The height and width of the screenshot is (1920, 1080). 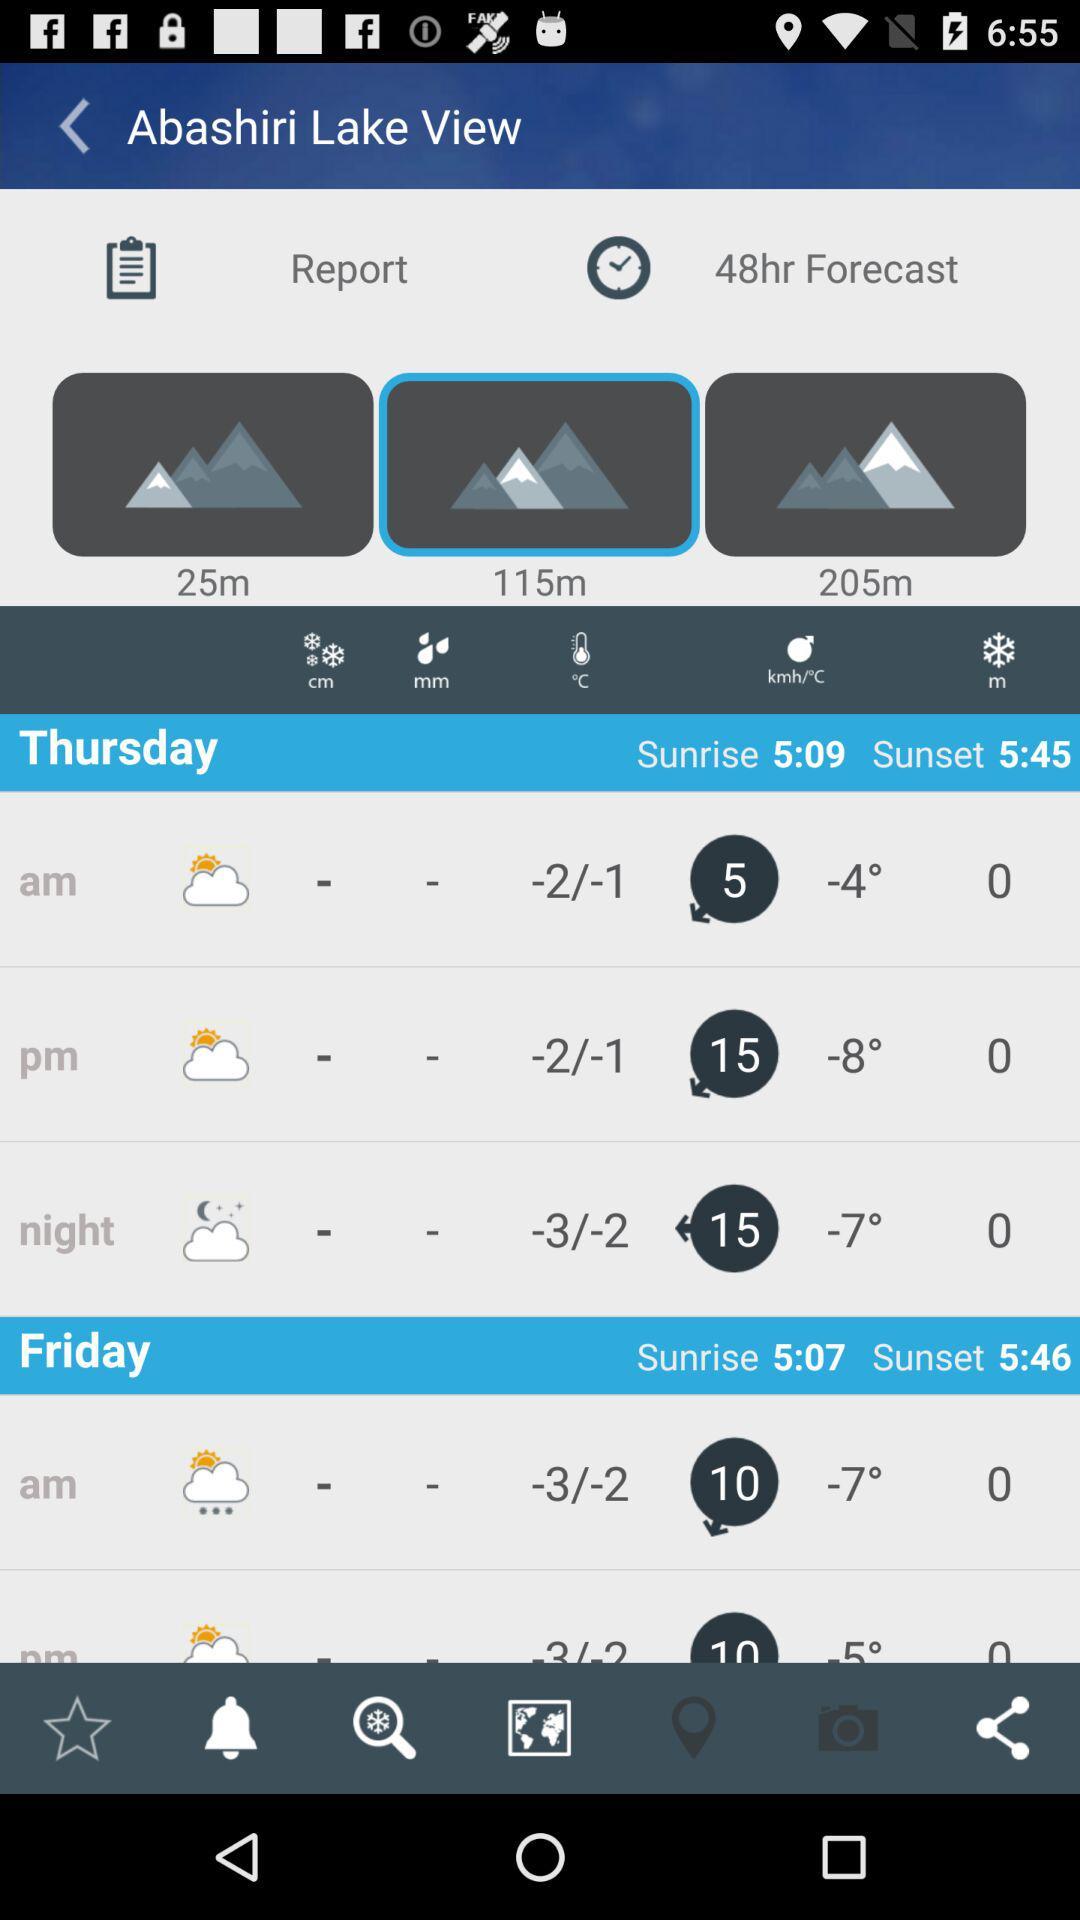 I want to click on the - item, so click(x=431, y=1616).